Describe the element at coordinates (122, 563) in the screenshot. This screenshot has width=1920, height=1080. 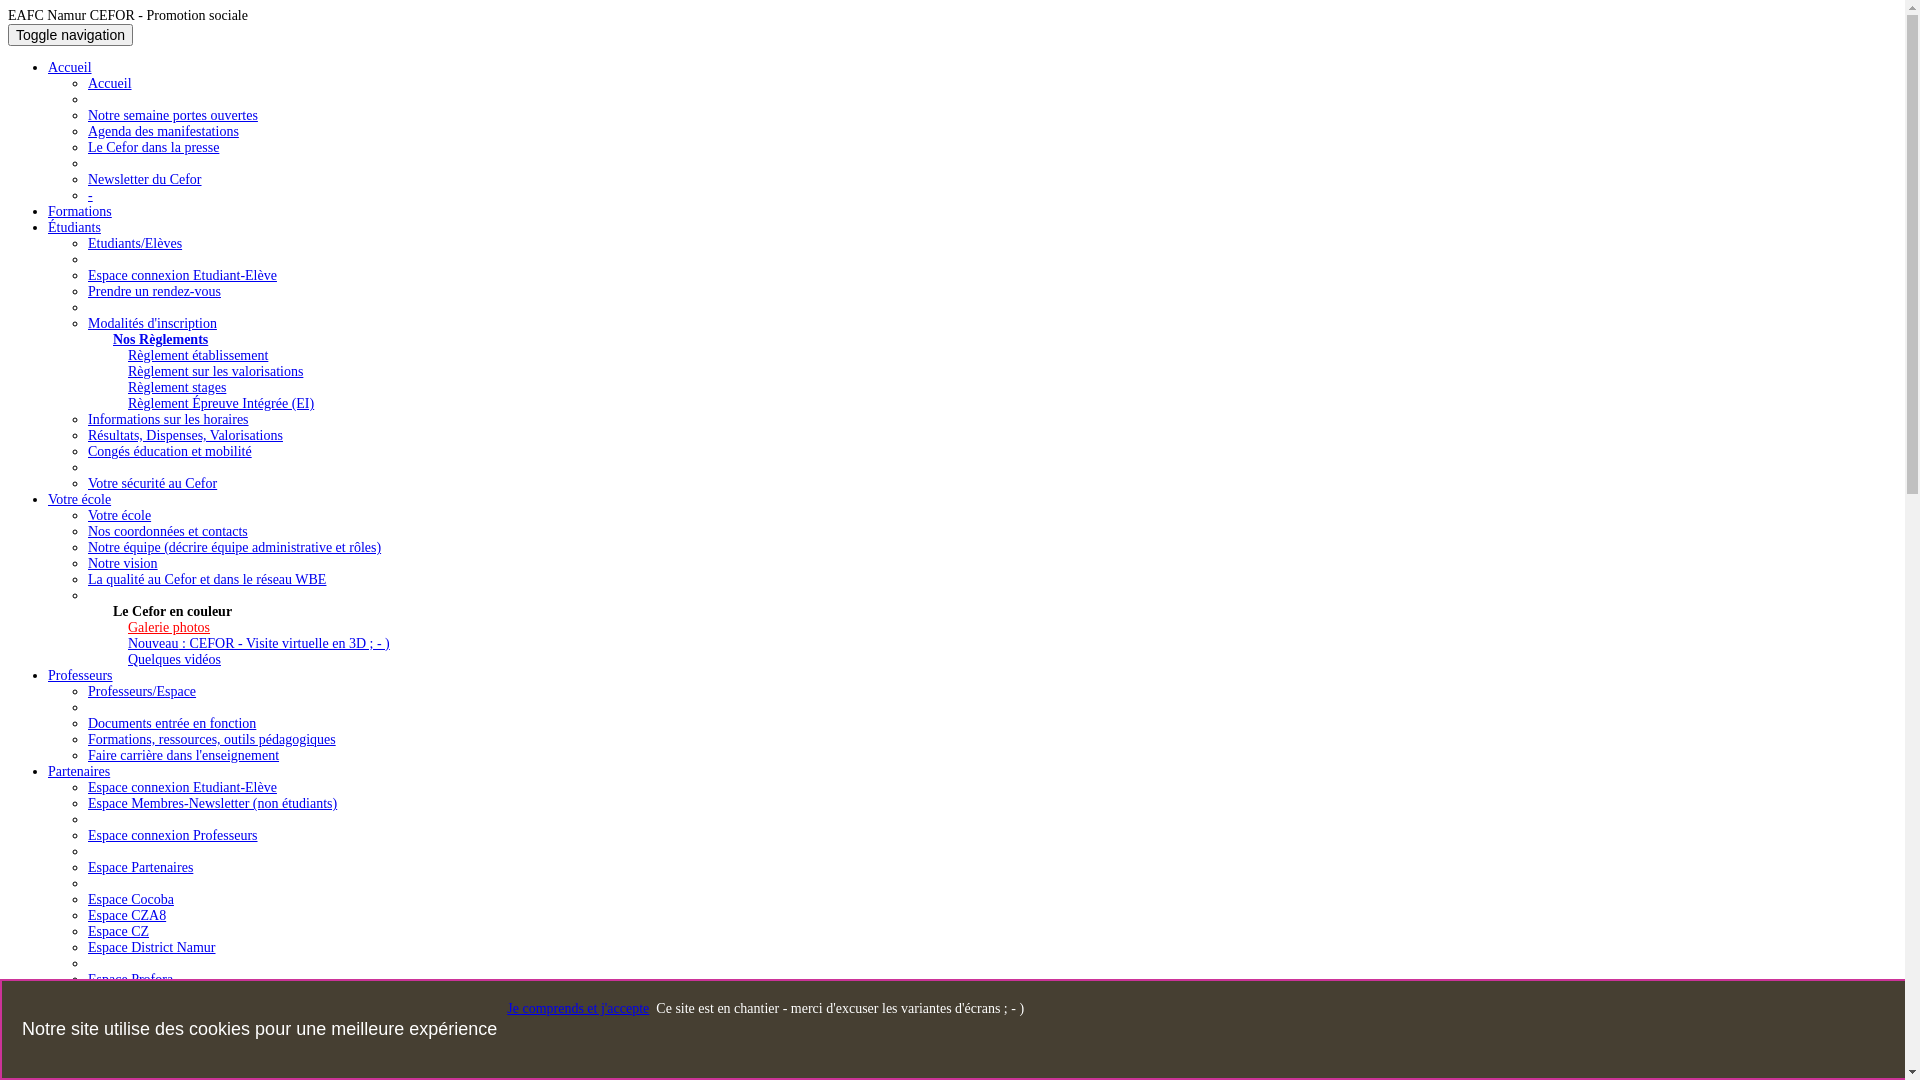
I see `'Notre vision'` at that location.